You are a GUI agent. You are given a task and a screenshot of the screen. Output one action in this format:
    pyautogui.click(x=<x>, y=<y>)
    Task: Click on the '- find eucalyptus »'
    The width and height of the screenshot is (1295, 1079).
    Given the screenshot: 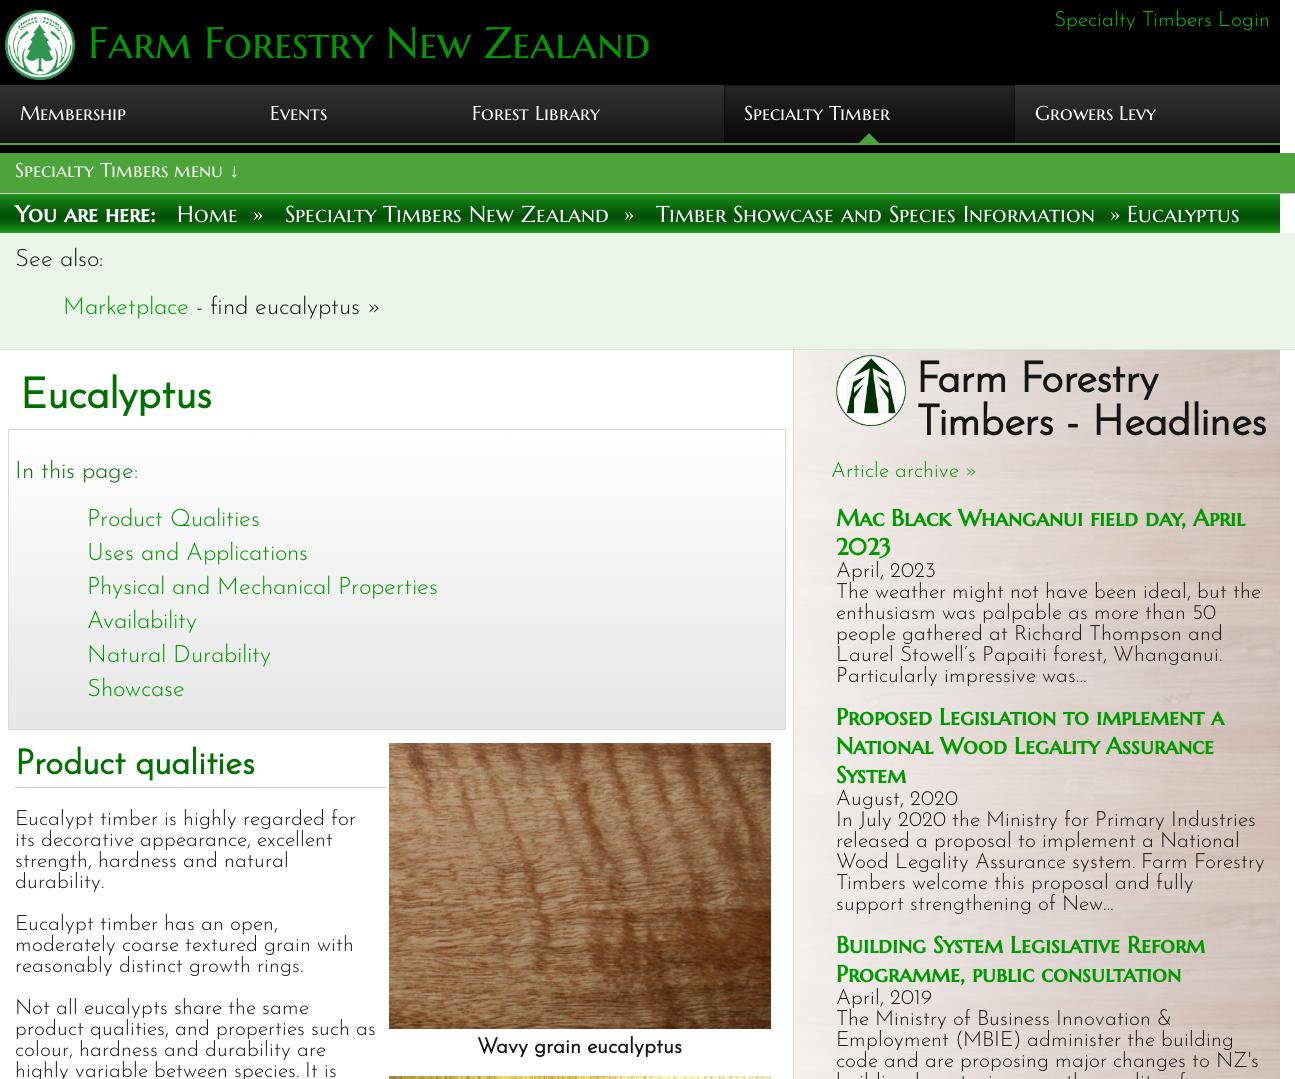 What is the action you would take?
    pyautogui.click(x=285, y=306)
    